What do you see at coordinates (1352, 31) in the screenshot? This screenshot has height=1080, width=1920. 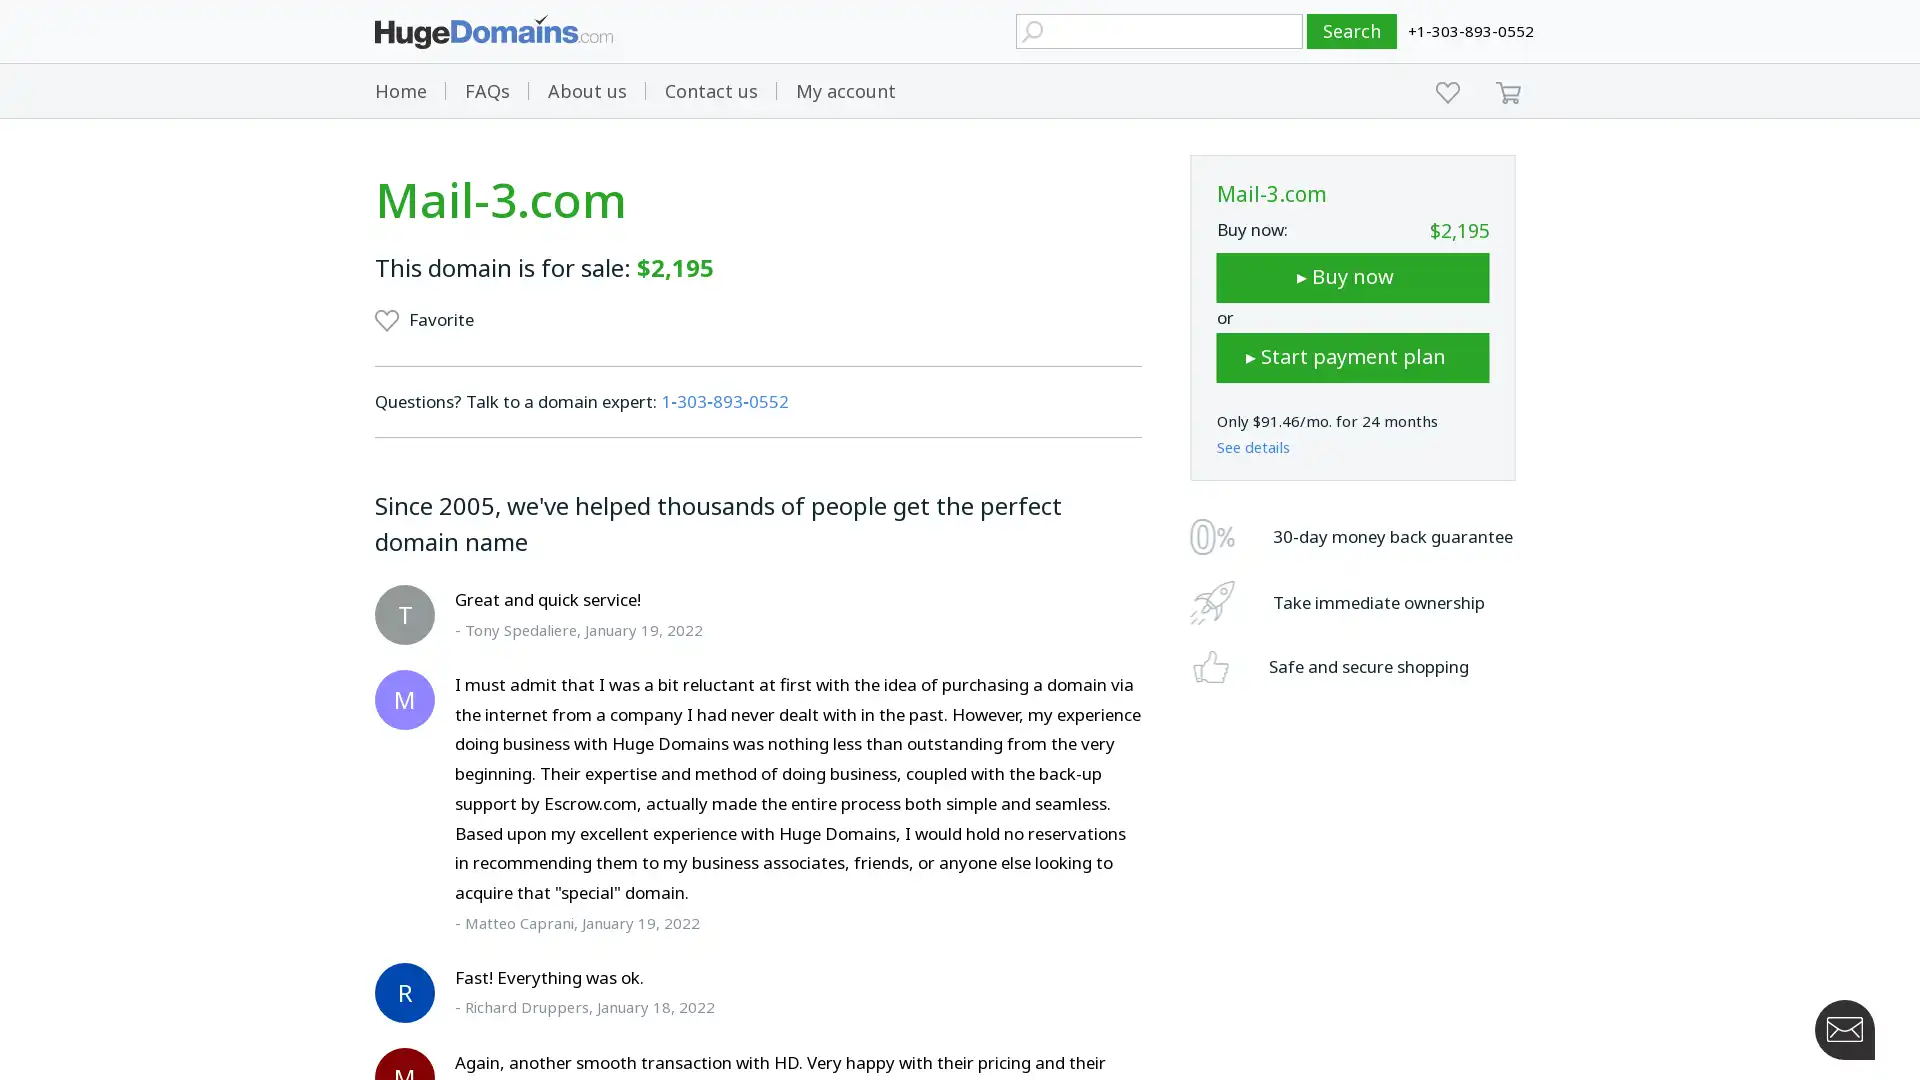 I see `Search` at bounding box center [1352, 31].